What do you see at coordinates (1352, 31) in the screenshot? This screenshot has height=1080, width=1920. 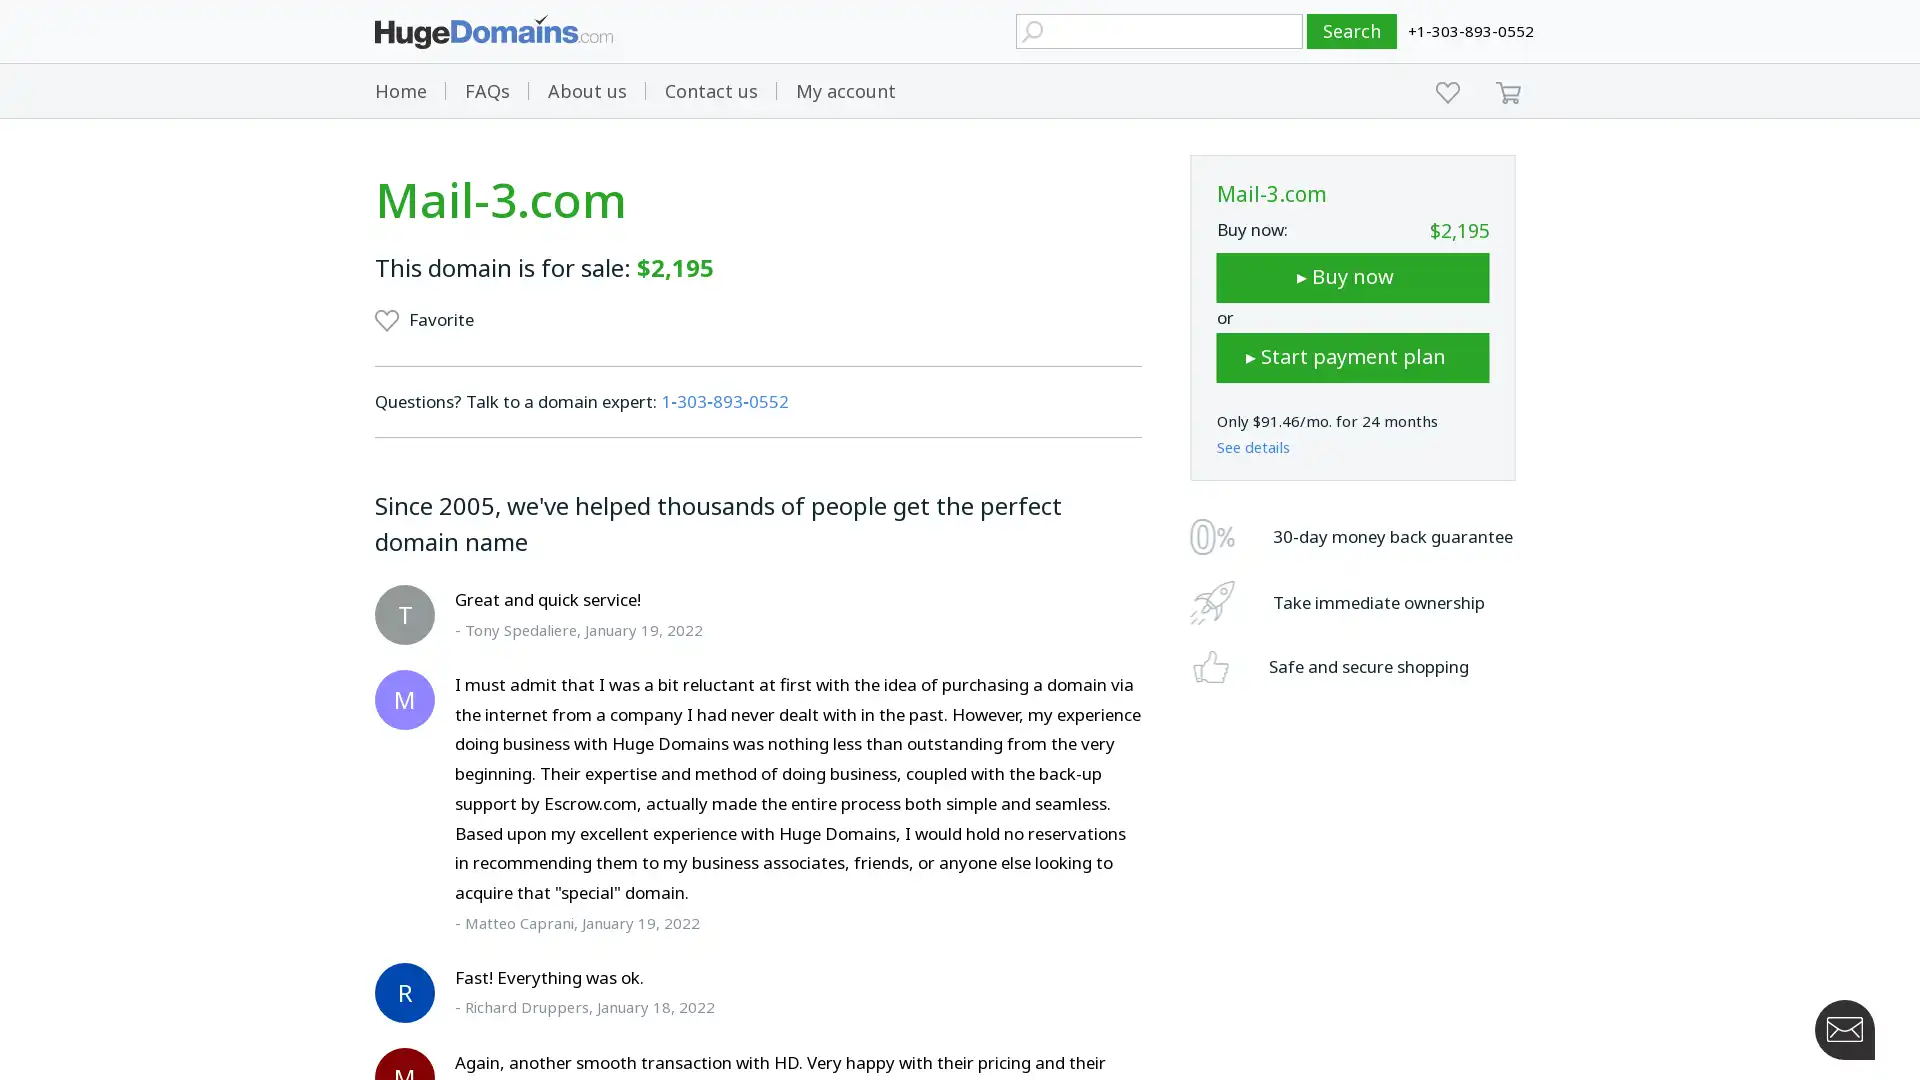 I see `Search` at bounding box center [1352, 31].